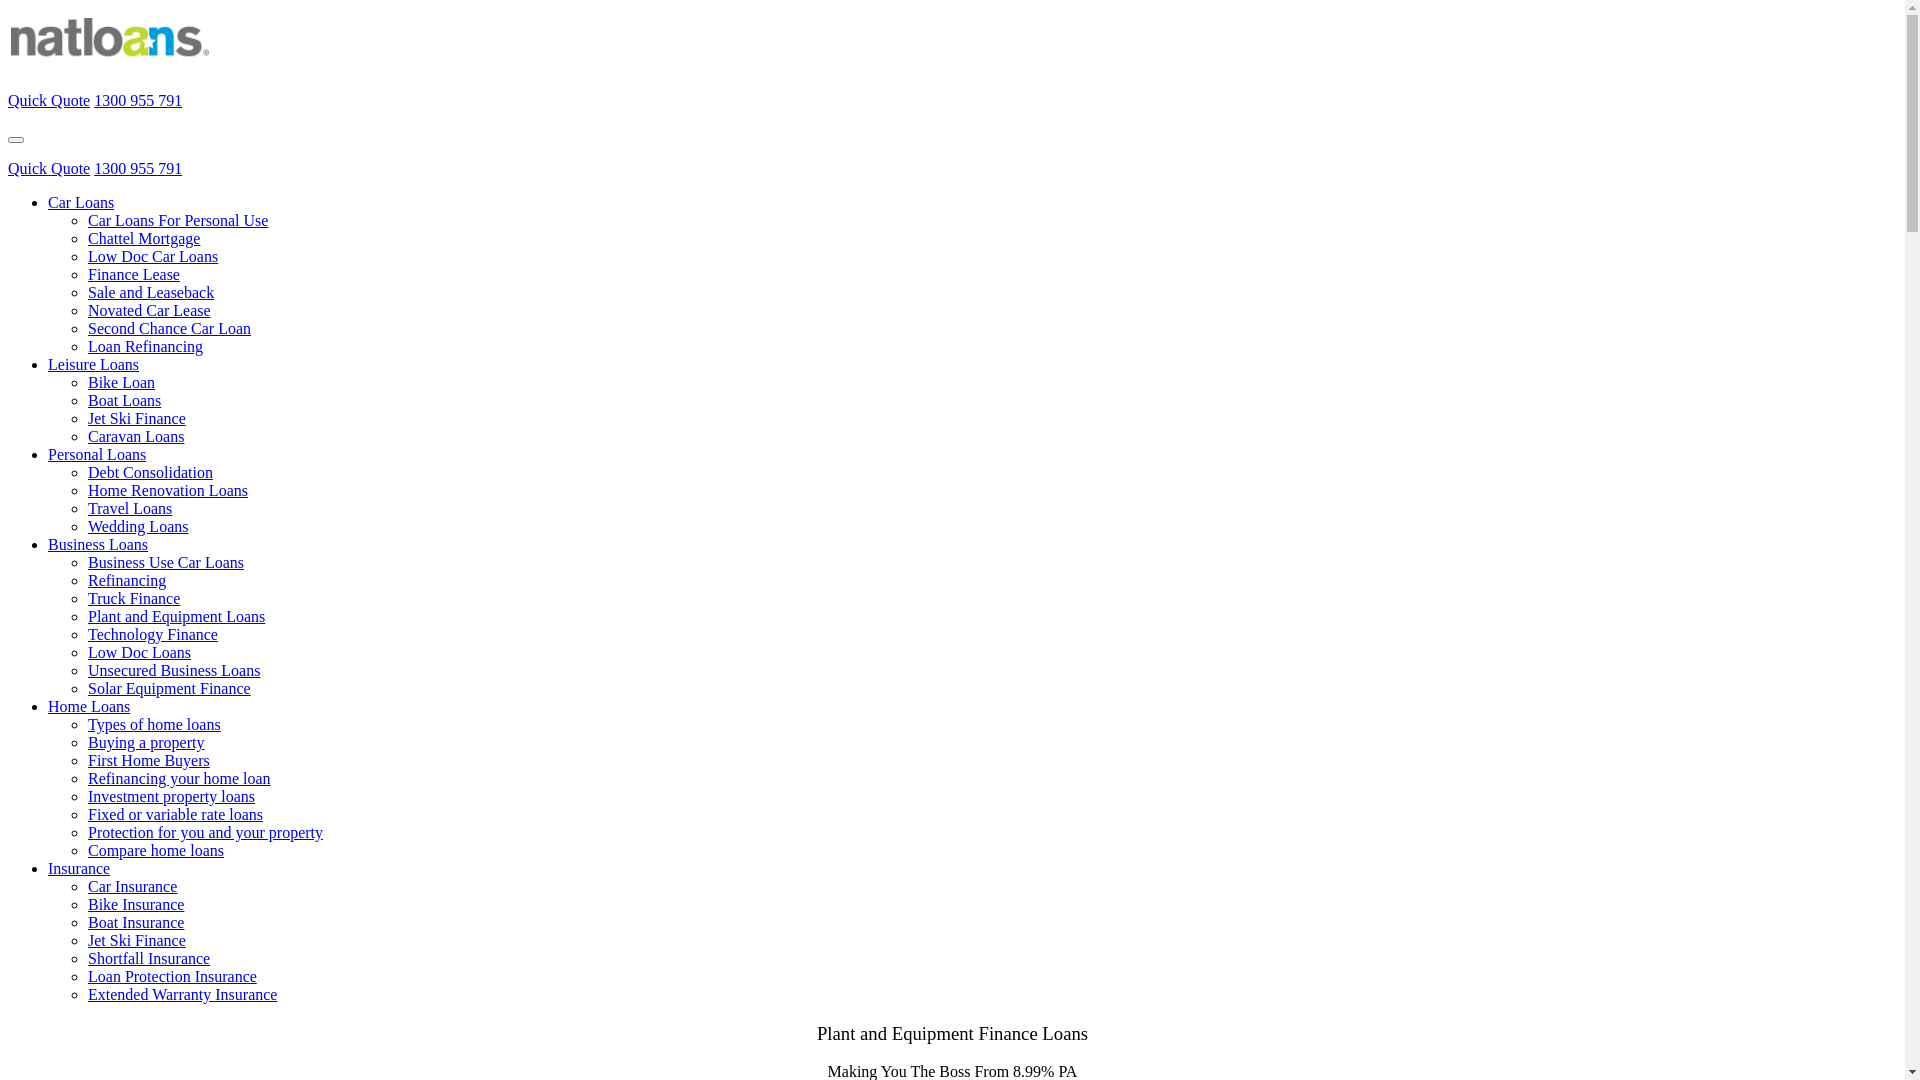 The height and width of the screenshot is (1080, 1920). I want to click on 'Home Loans', so click(88, 705).